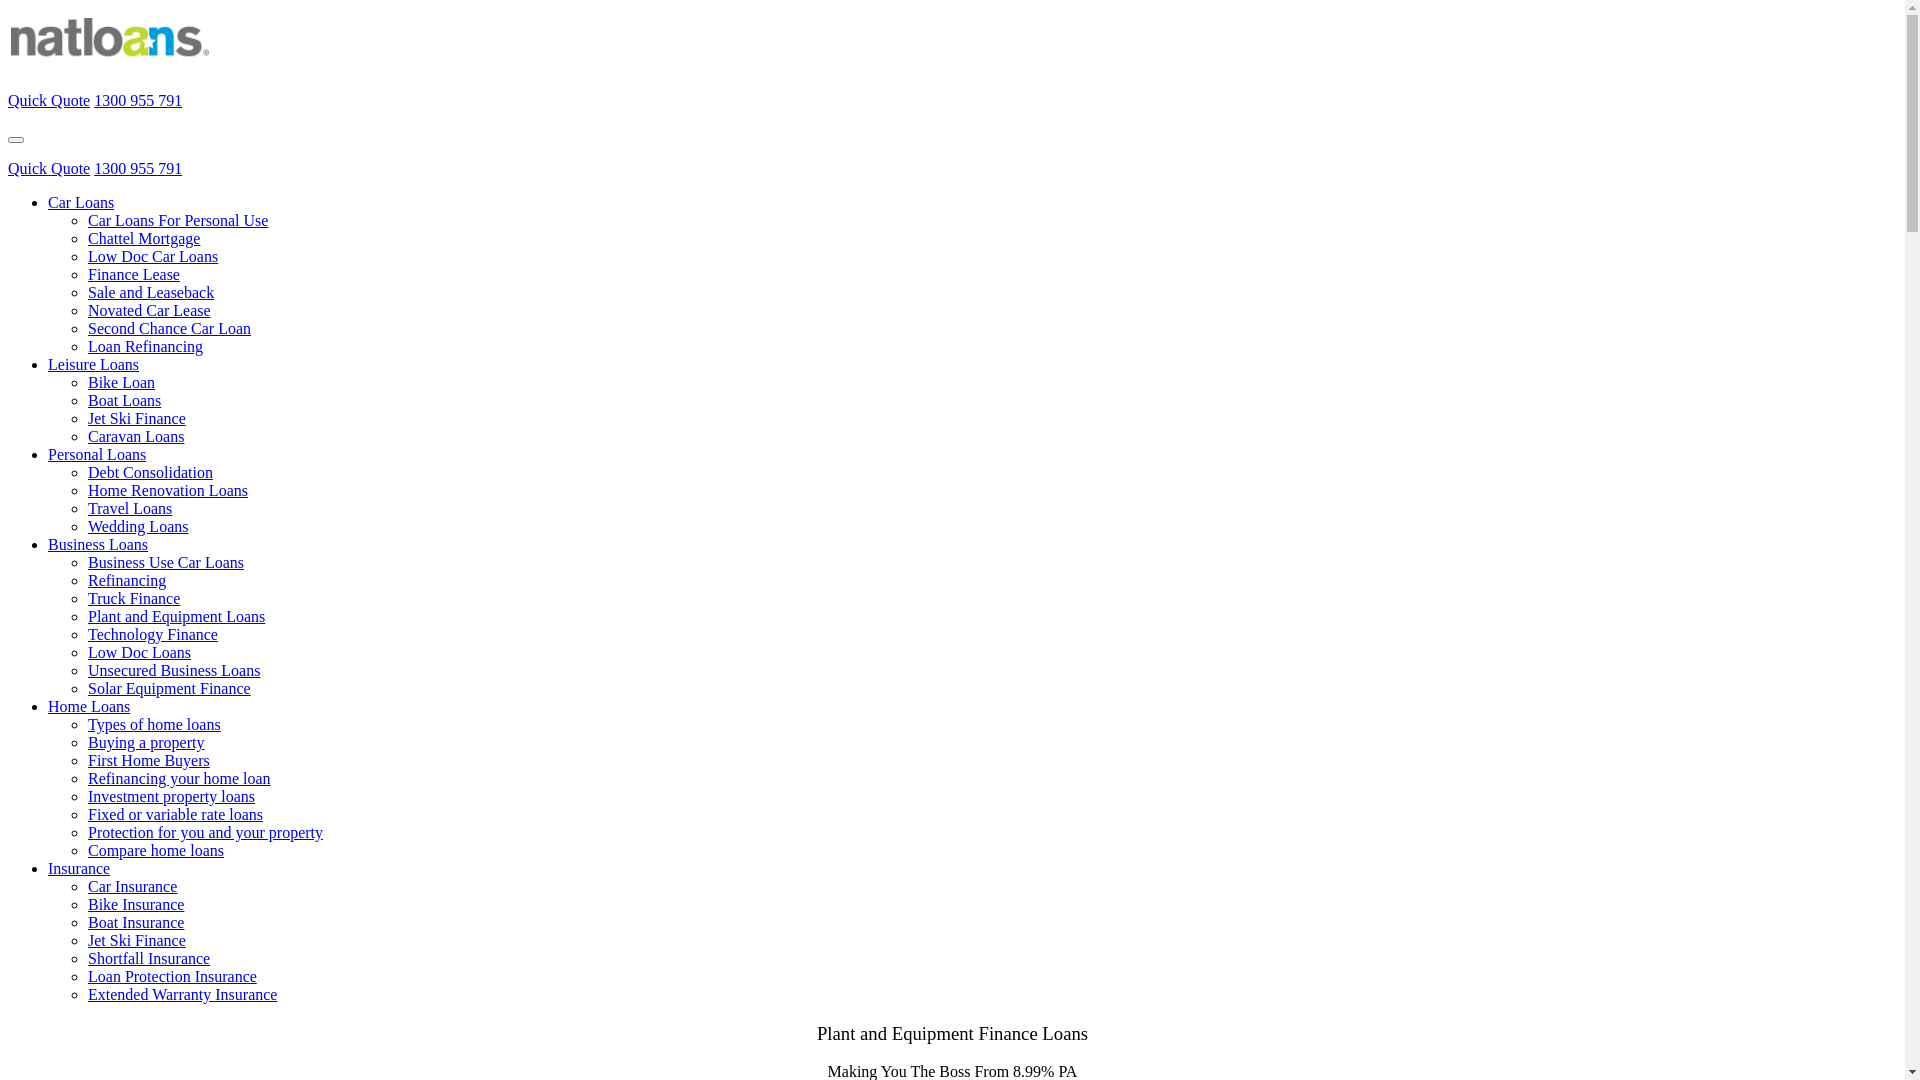 The height and width of the screenshot is (1080, 1920). I want to click on 'Home Loans', so click(88, 705).